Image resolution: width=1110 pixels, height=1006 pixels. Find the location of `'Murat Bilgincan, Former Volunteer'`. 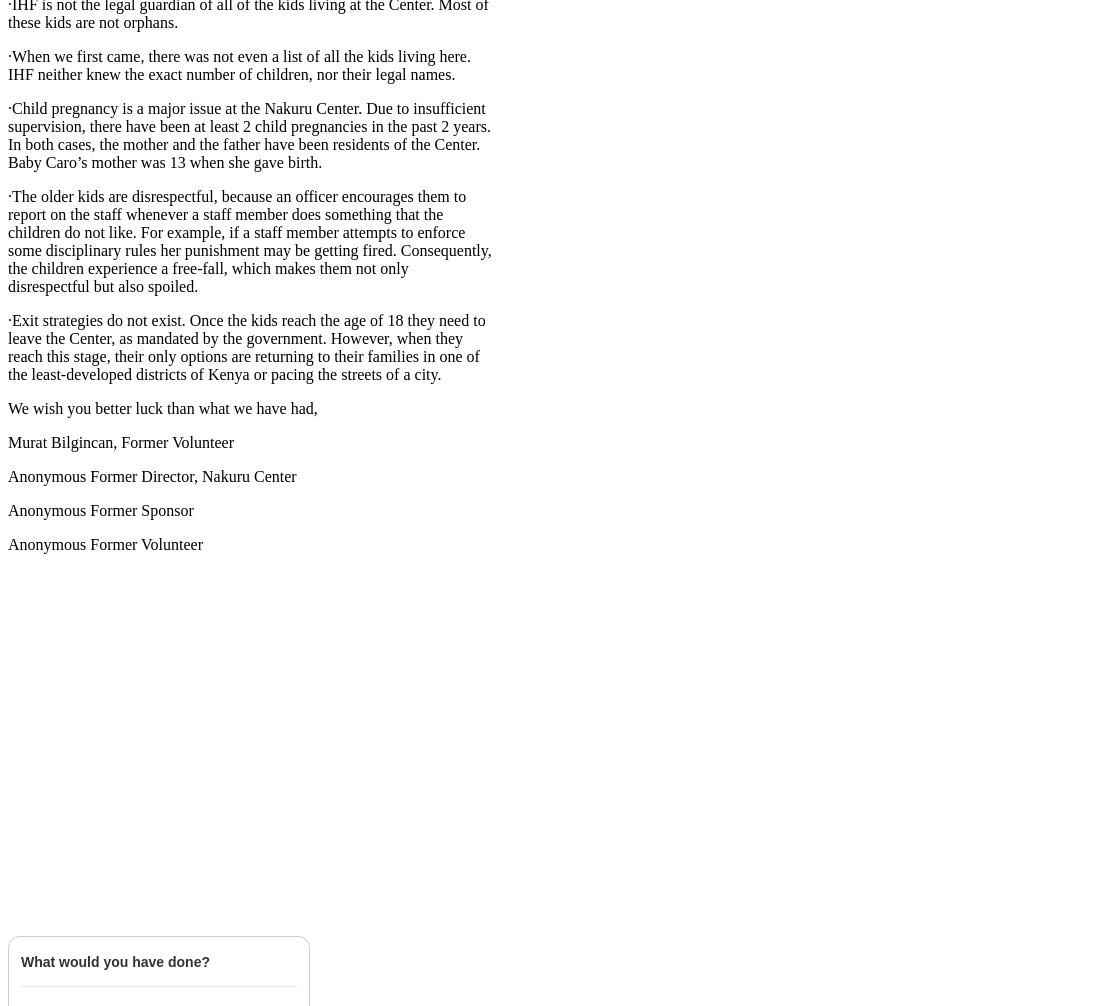

'Murat Bilgincan, Former Volunteer' is located at coordinates (7, 440).